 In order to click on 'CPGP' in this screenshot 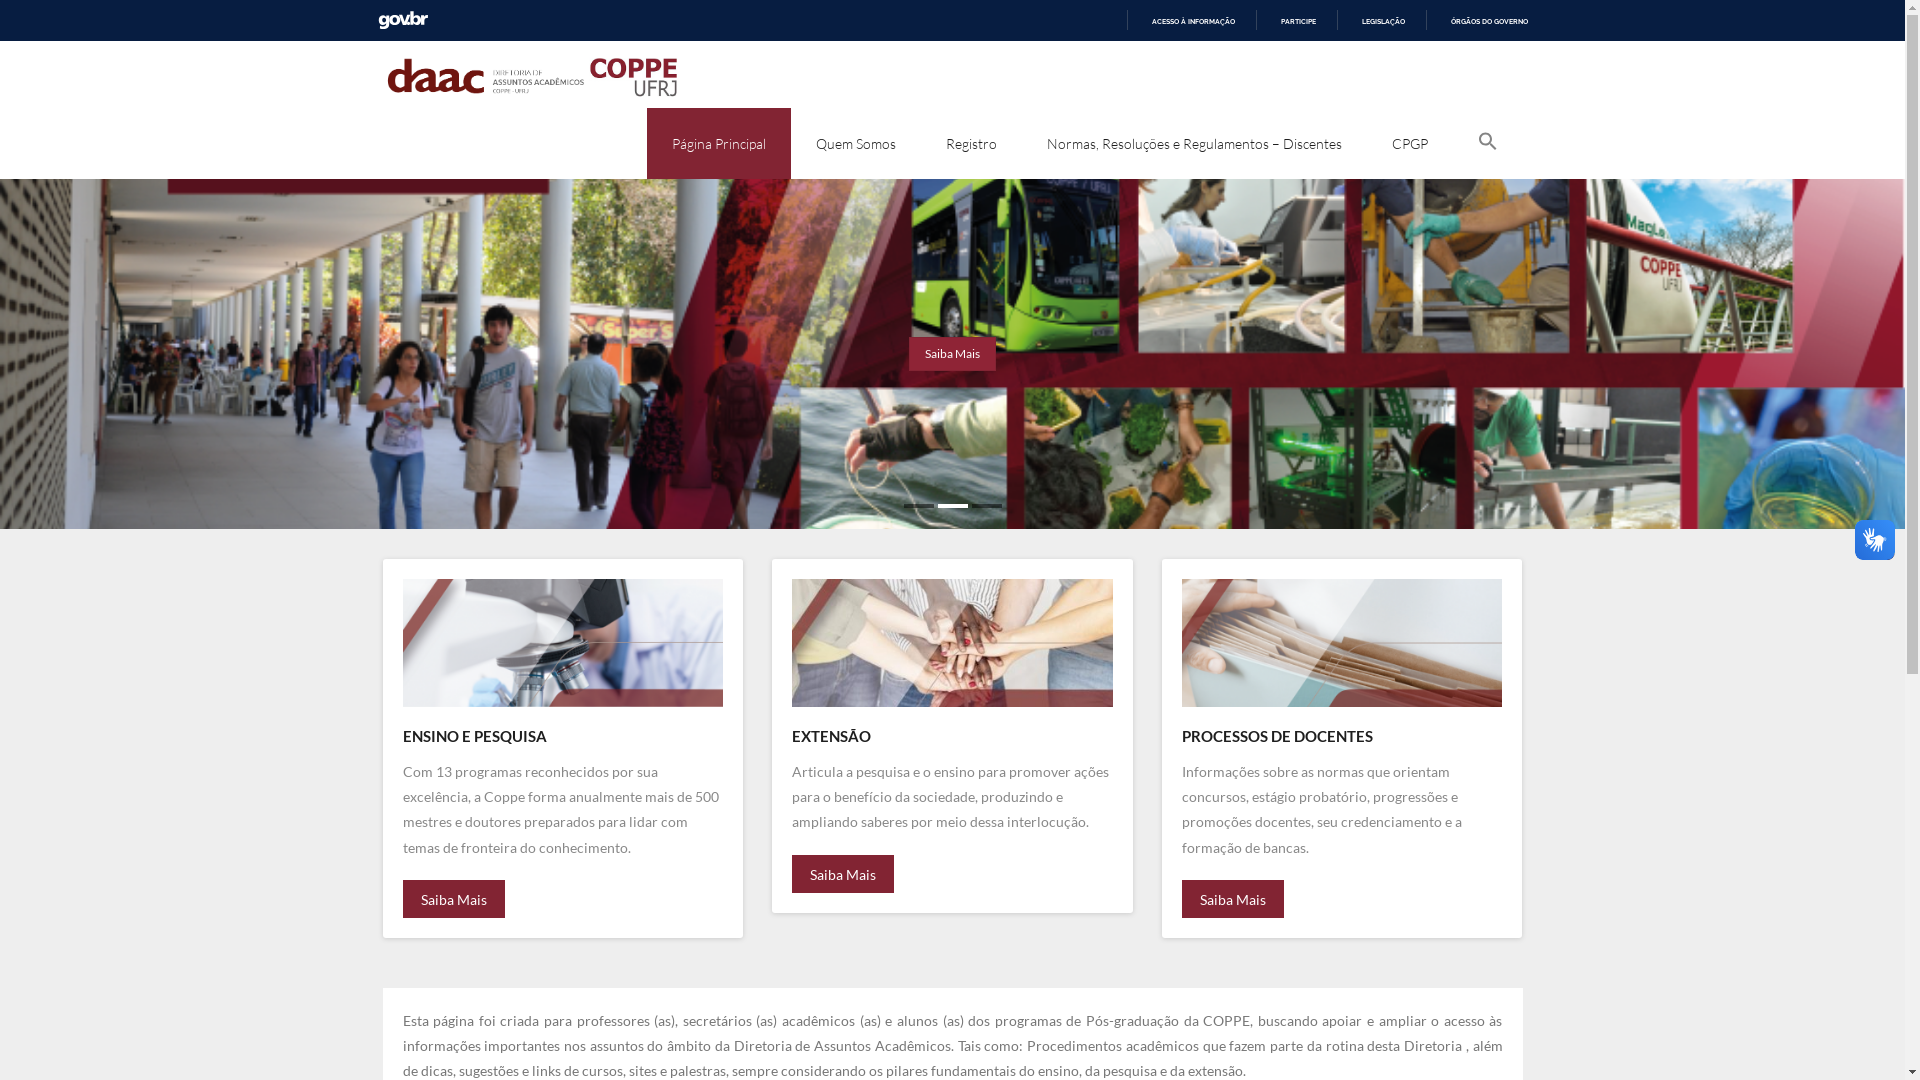, I will do `click(1365, 142)`.